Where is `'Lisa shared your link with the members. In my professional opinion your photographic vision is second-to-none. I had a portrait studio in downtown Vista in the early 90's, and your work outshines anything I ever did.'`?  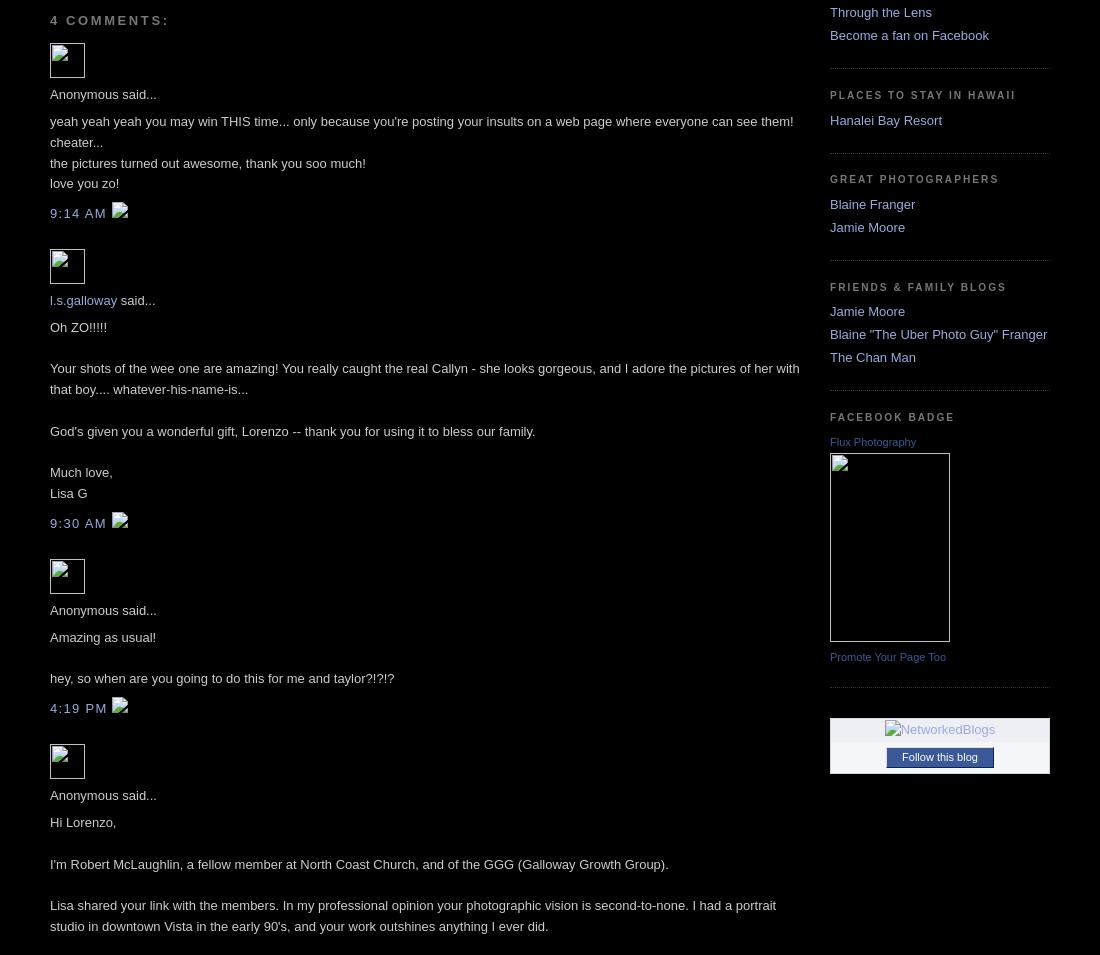
'Lisa shared your link with the members. In my professional opinion your photographic vision is second-to-none. I had a portrait studio in downtown Vista in the early 90's, and your work outshines anything I ever did.' is located at coordinates (412, 916).